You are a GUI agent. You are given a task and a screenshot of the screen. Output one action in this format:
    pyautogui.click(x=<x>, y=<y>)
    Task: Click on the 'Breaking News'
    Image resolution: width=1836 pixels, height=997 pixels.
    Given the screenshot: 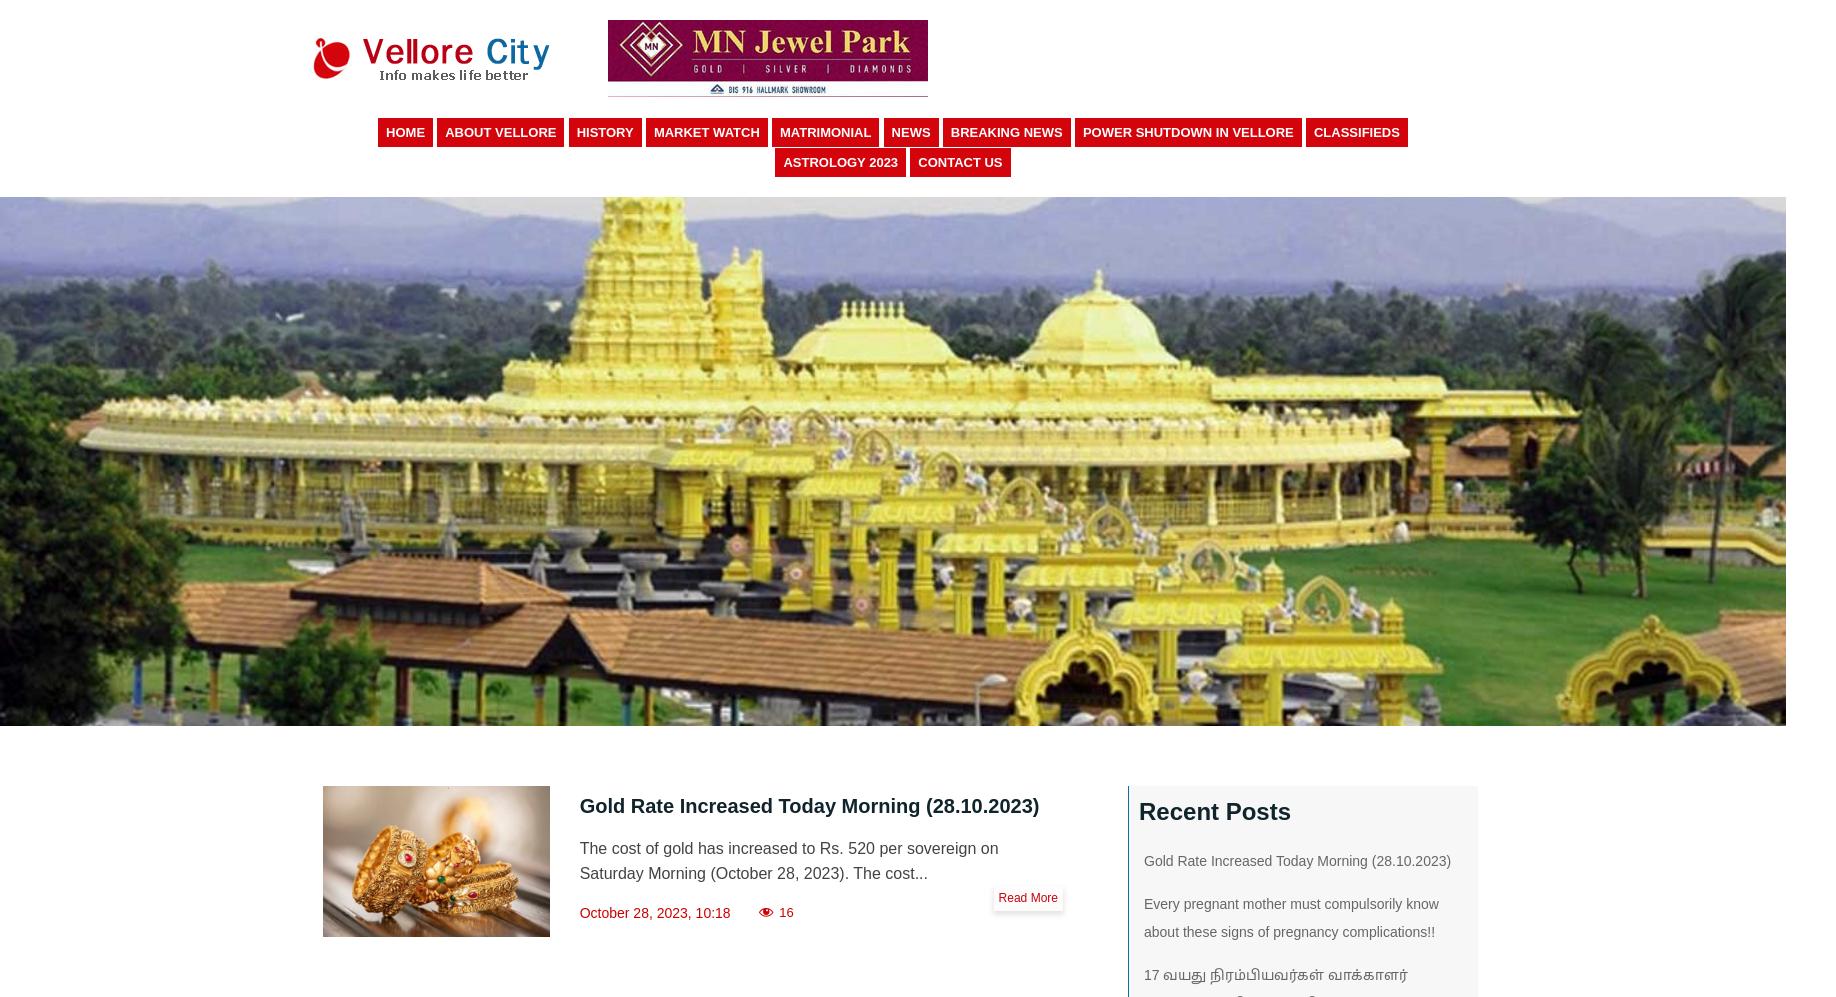 What is the action you would take?
    pyautogui.click(x=1004, y=132)
    